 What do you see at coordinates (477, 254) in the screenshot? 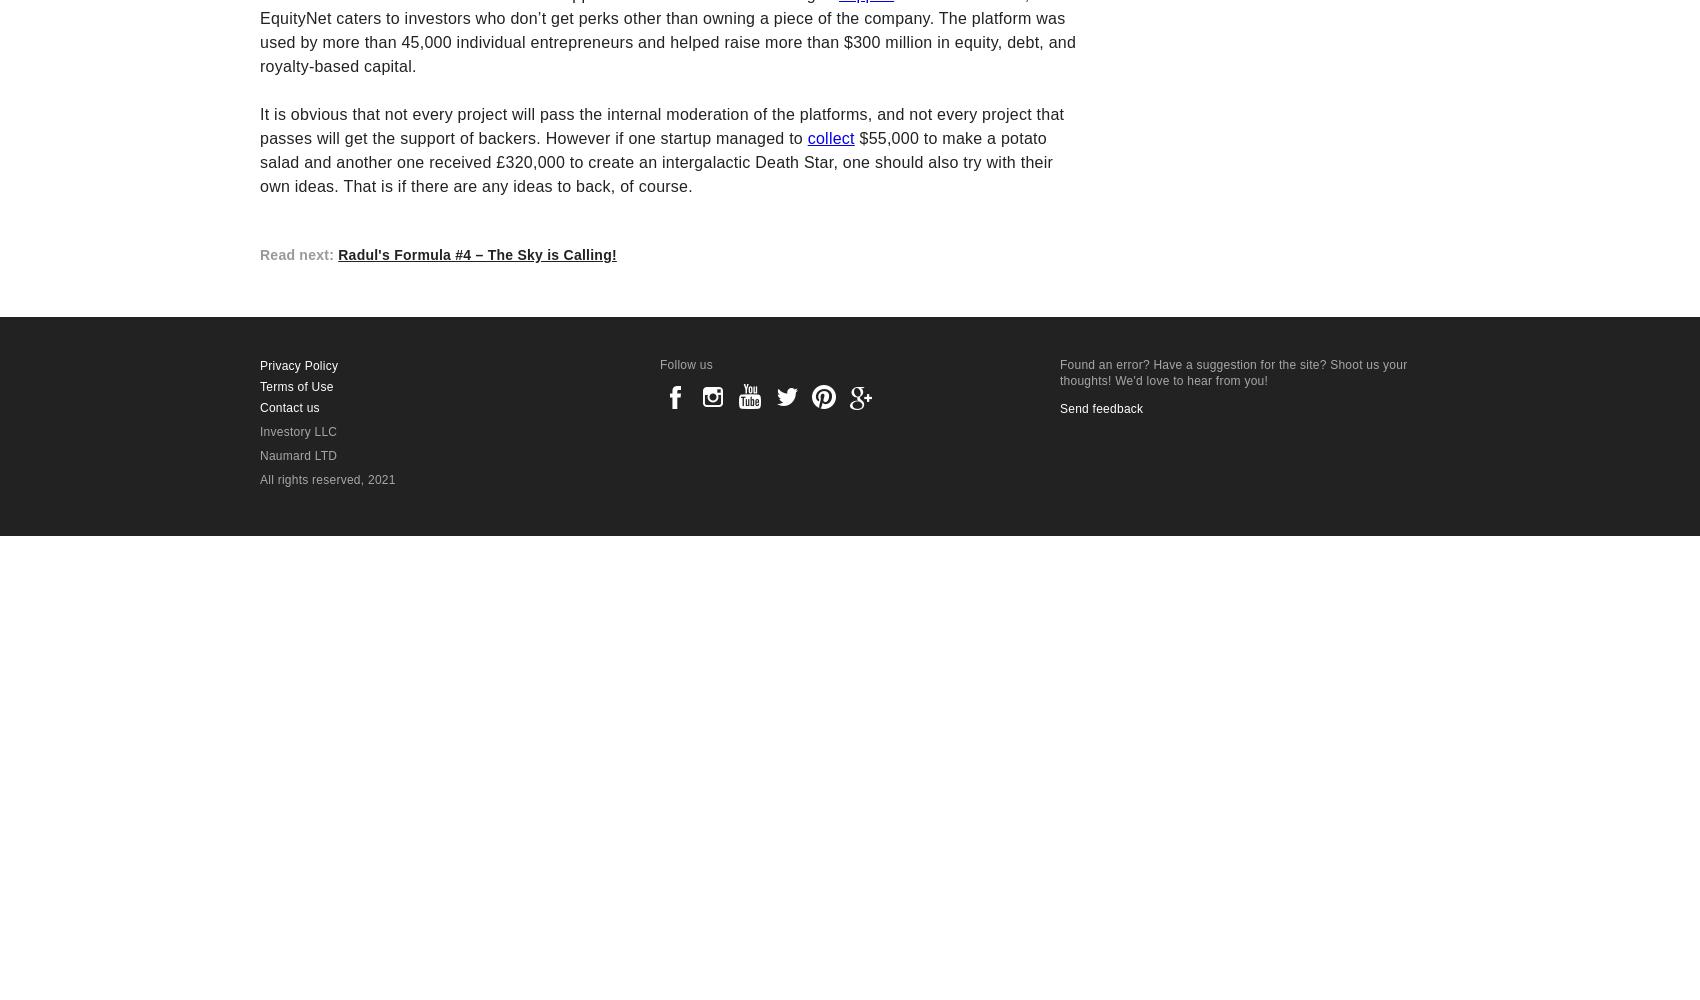
I see `'Radul's Formula #4 – The Sky is Calling!'` at bounding box center [477, 254].